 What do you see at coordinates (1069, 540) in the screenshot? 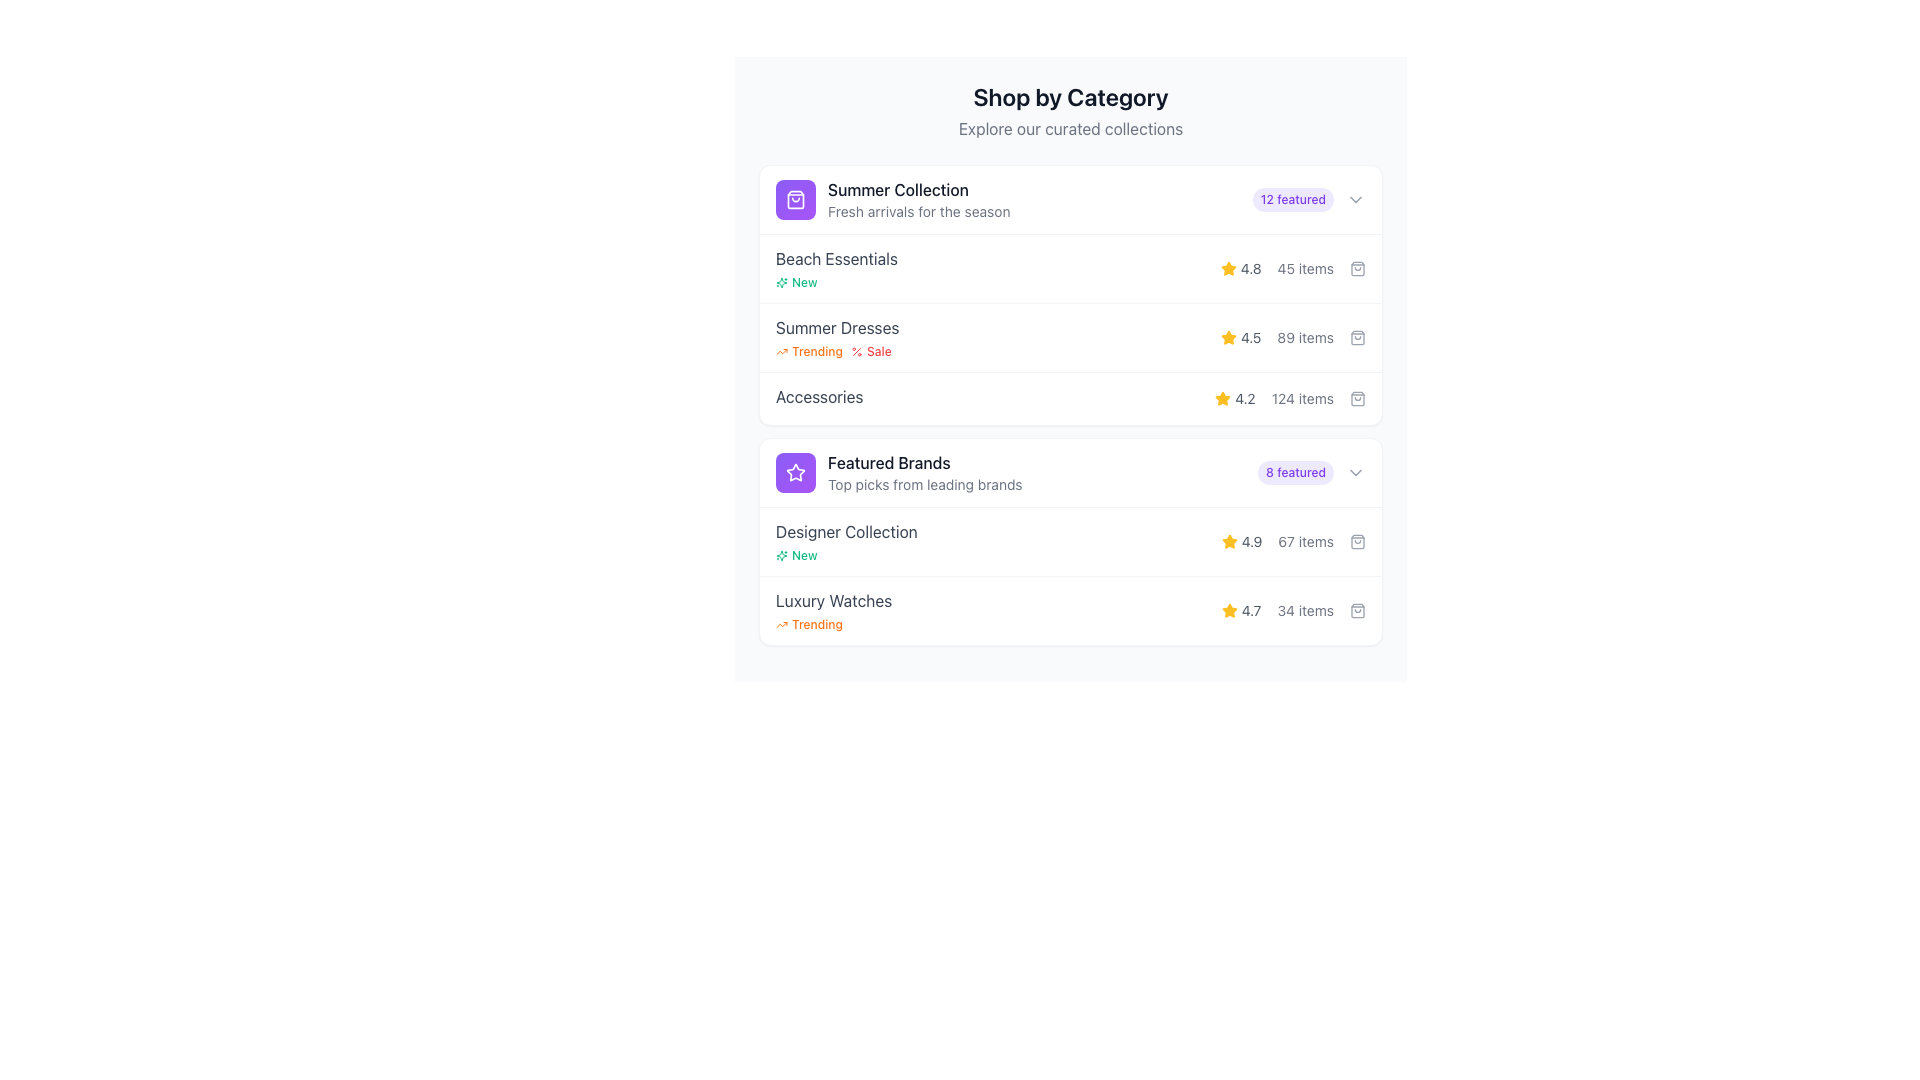
I see `rating details of the 'Designer Collection' category list item, which is the first item under the 'Featured Brands' section` at bounding box center [1069, 540].